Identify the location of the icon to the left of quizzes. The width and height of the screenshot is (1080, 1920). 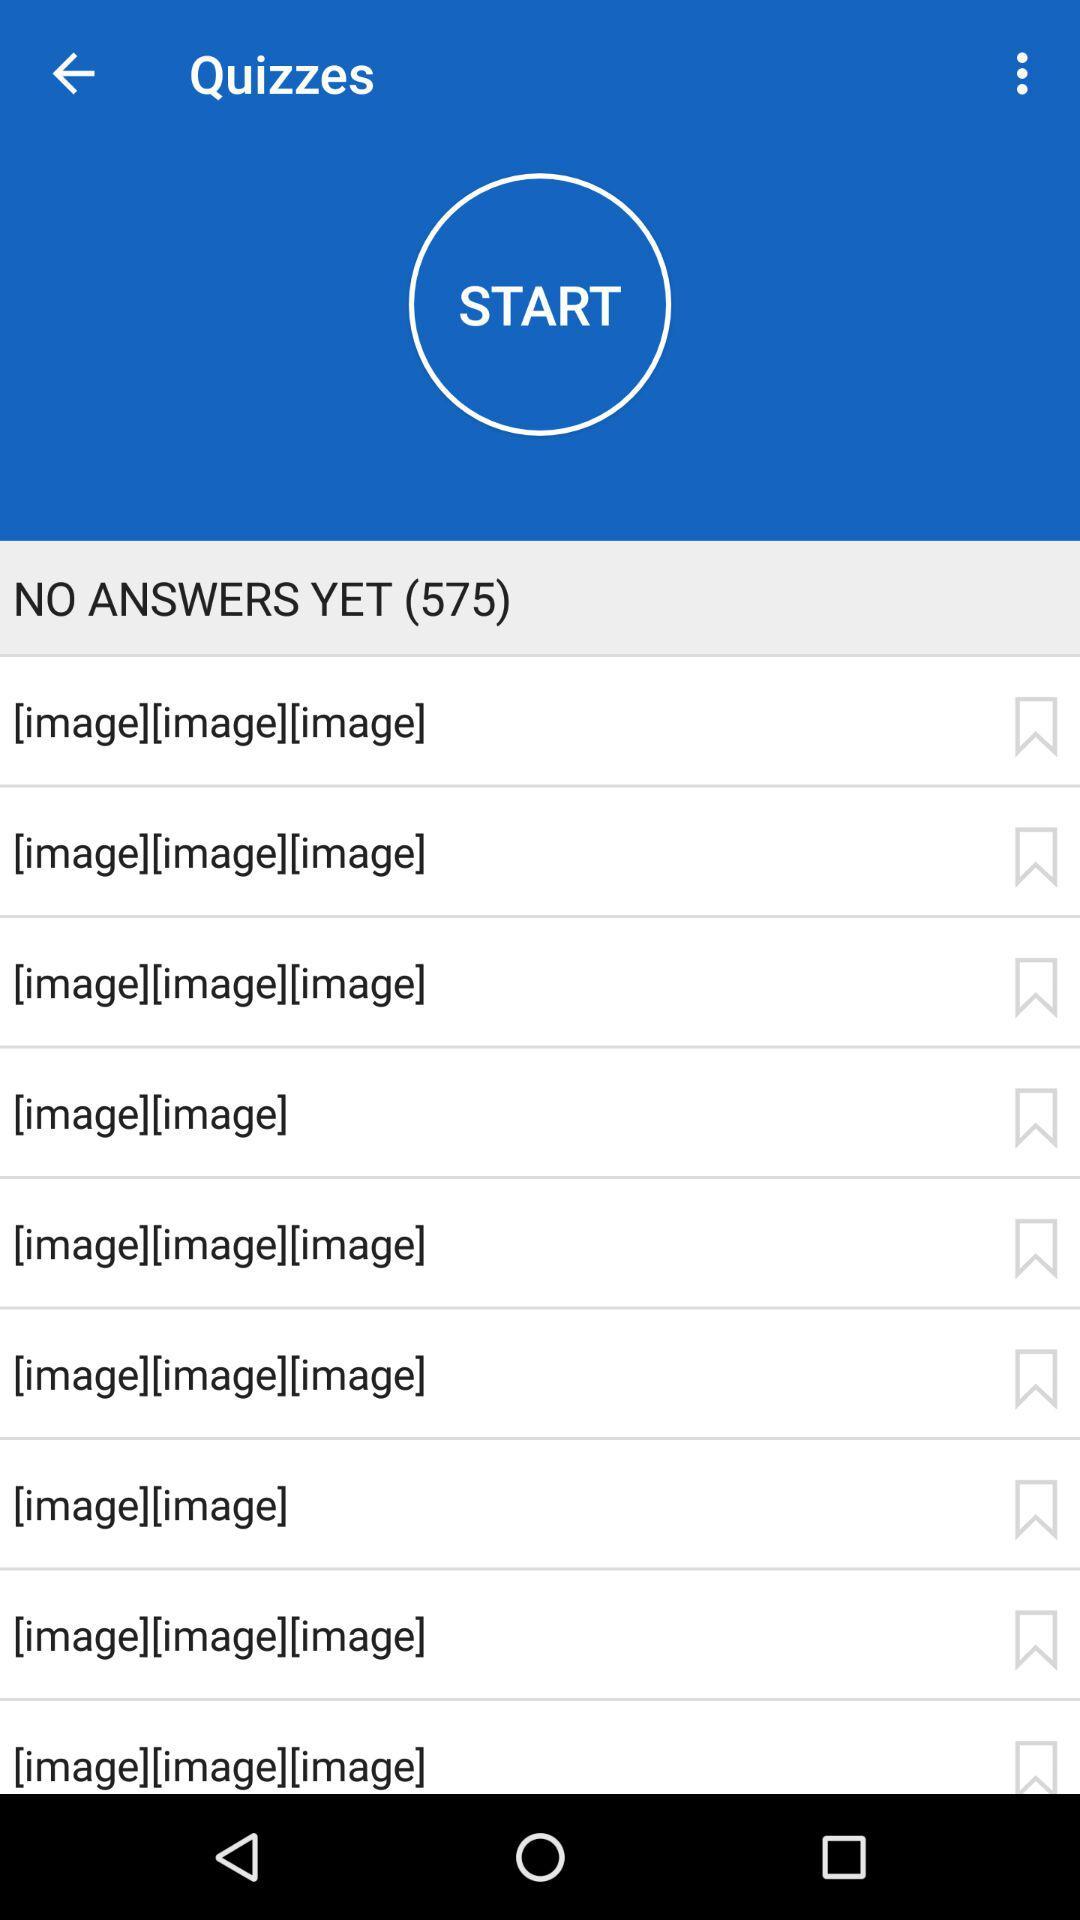
(72, 73).